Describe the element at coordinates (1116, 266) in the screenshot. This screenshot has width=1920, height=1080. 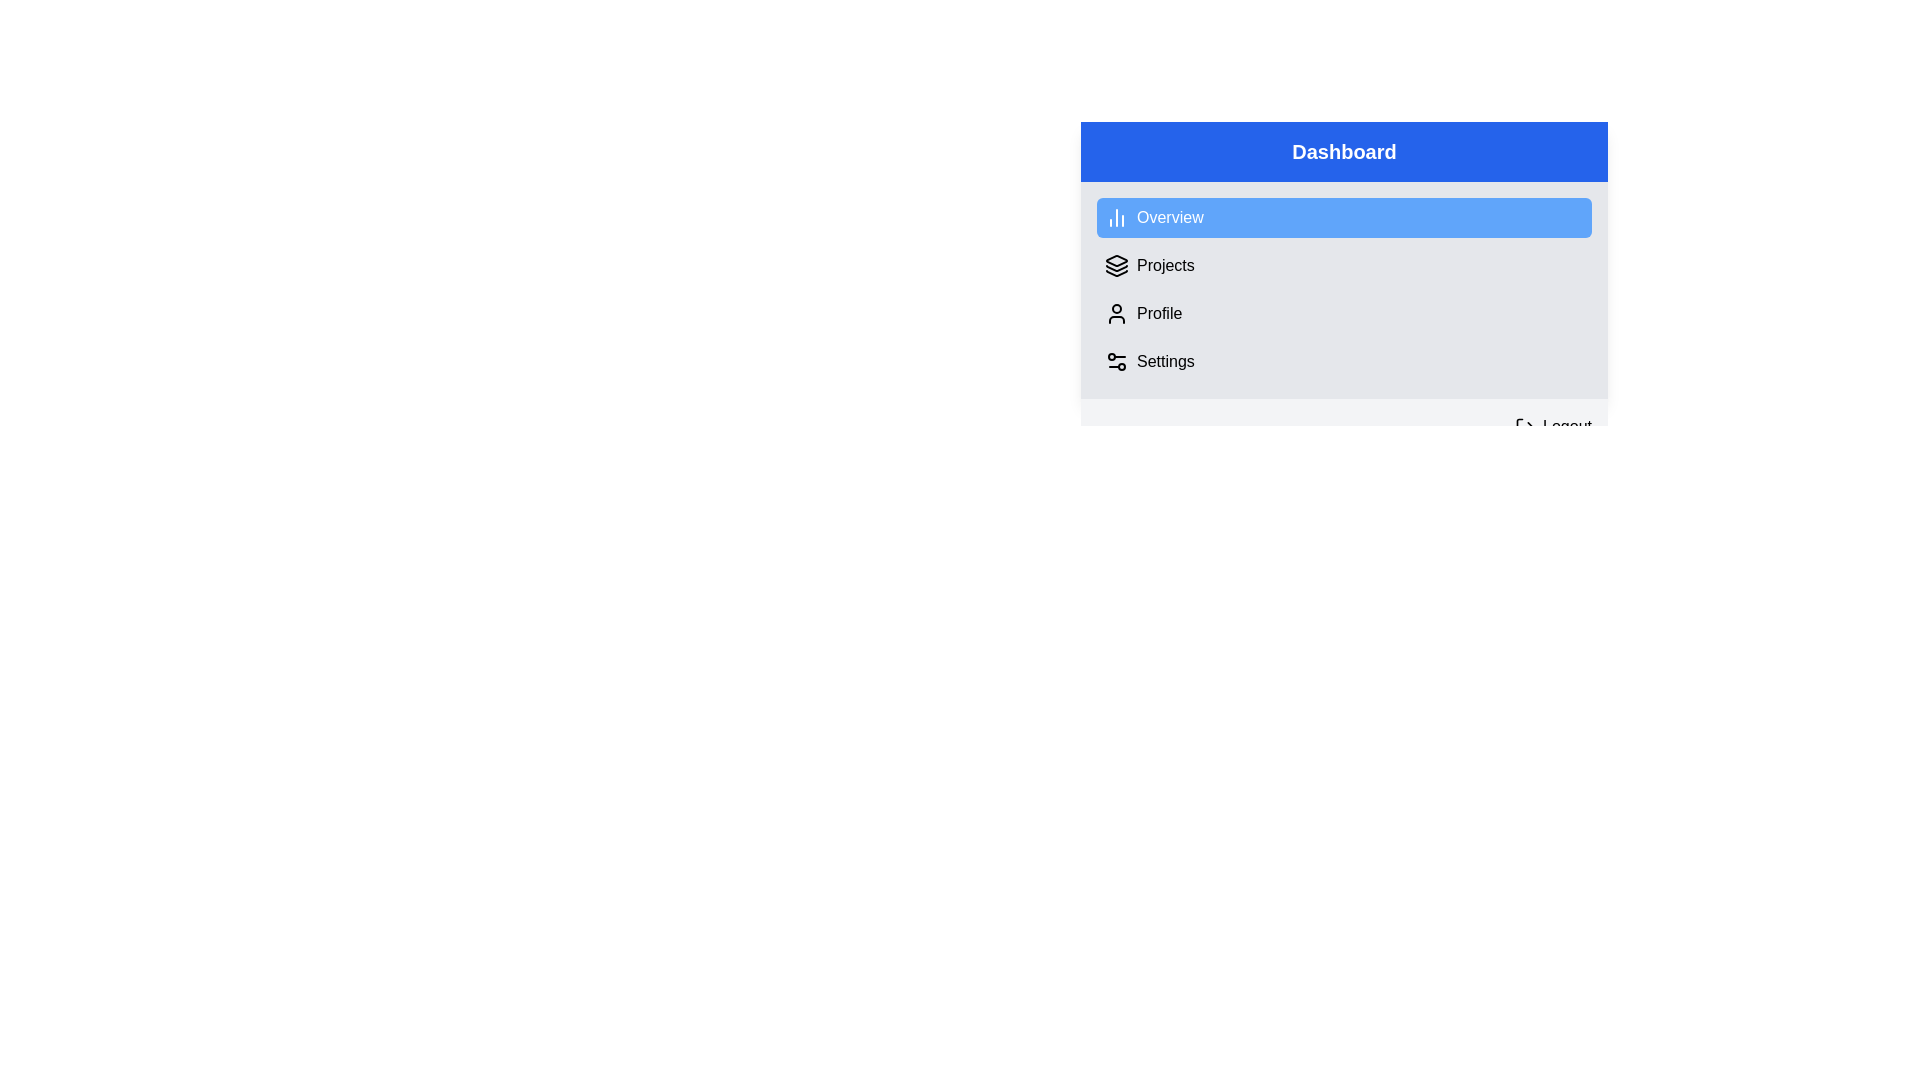
I see `the middle layer of the decorative graphical element within the SVG icon located in the left sidebar of the navigational menu` at that location.